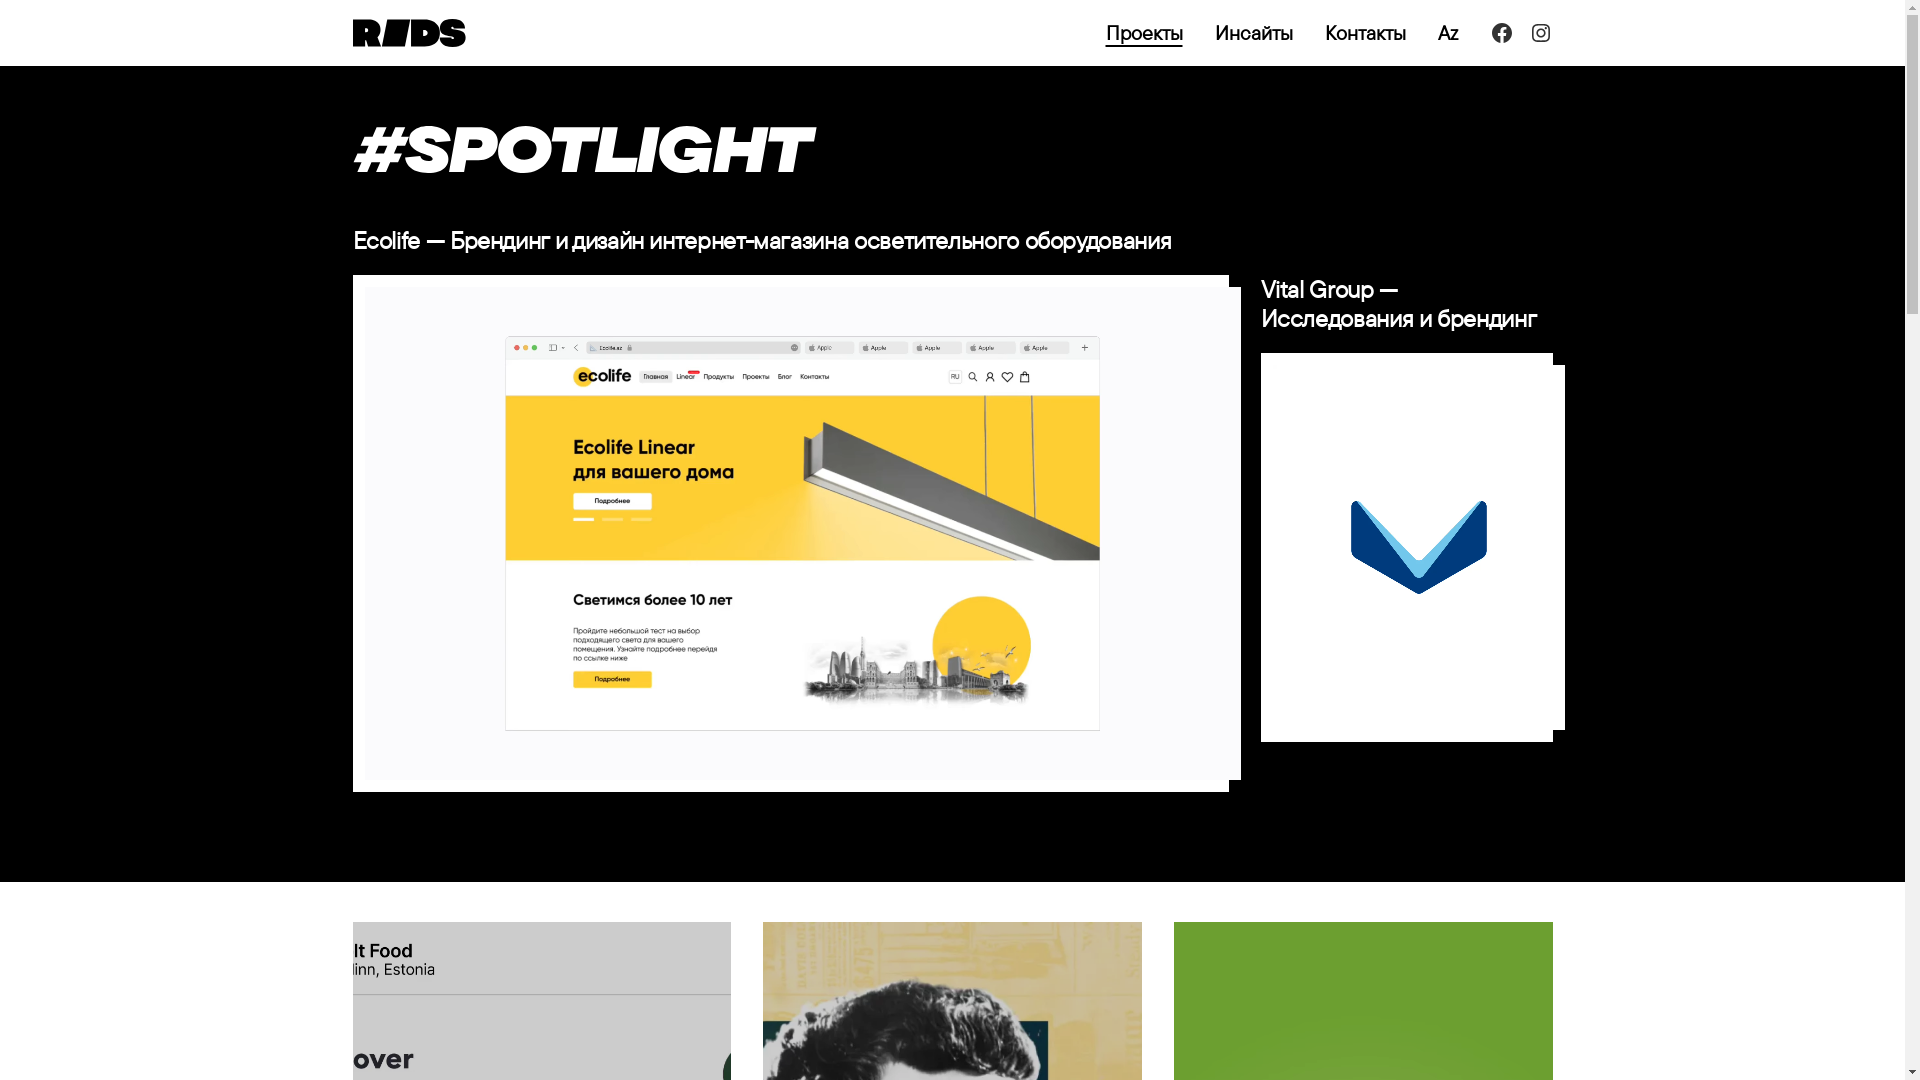 The width and height of the screenshot is (1920, 1080). Describe the element at coordinates (1526, 33) in the screenshot. I see `'Instagram'` at that location.